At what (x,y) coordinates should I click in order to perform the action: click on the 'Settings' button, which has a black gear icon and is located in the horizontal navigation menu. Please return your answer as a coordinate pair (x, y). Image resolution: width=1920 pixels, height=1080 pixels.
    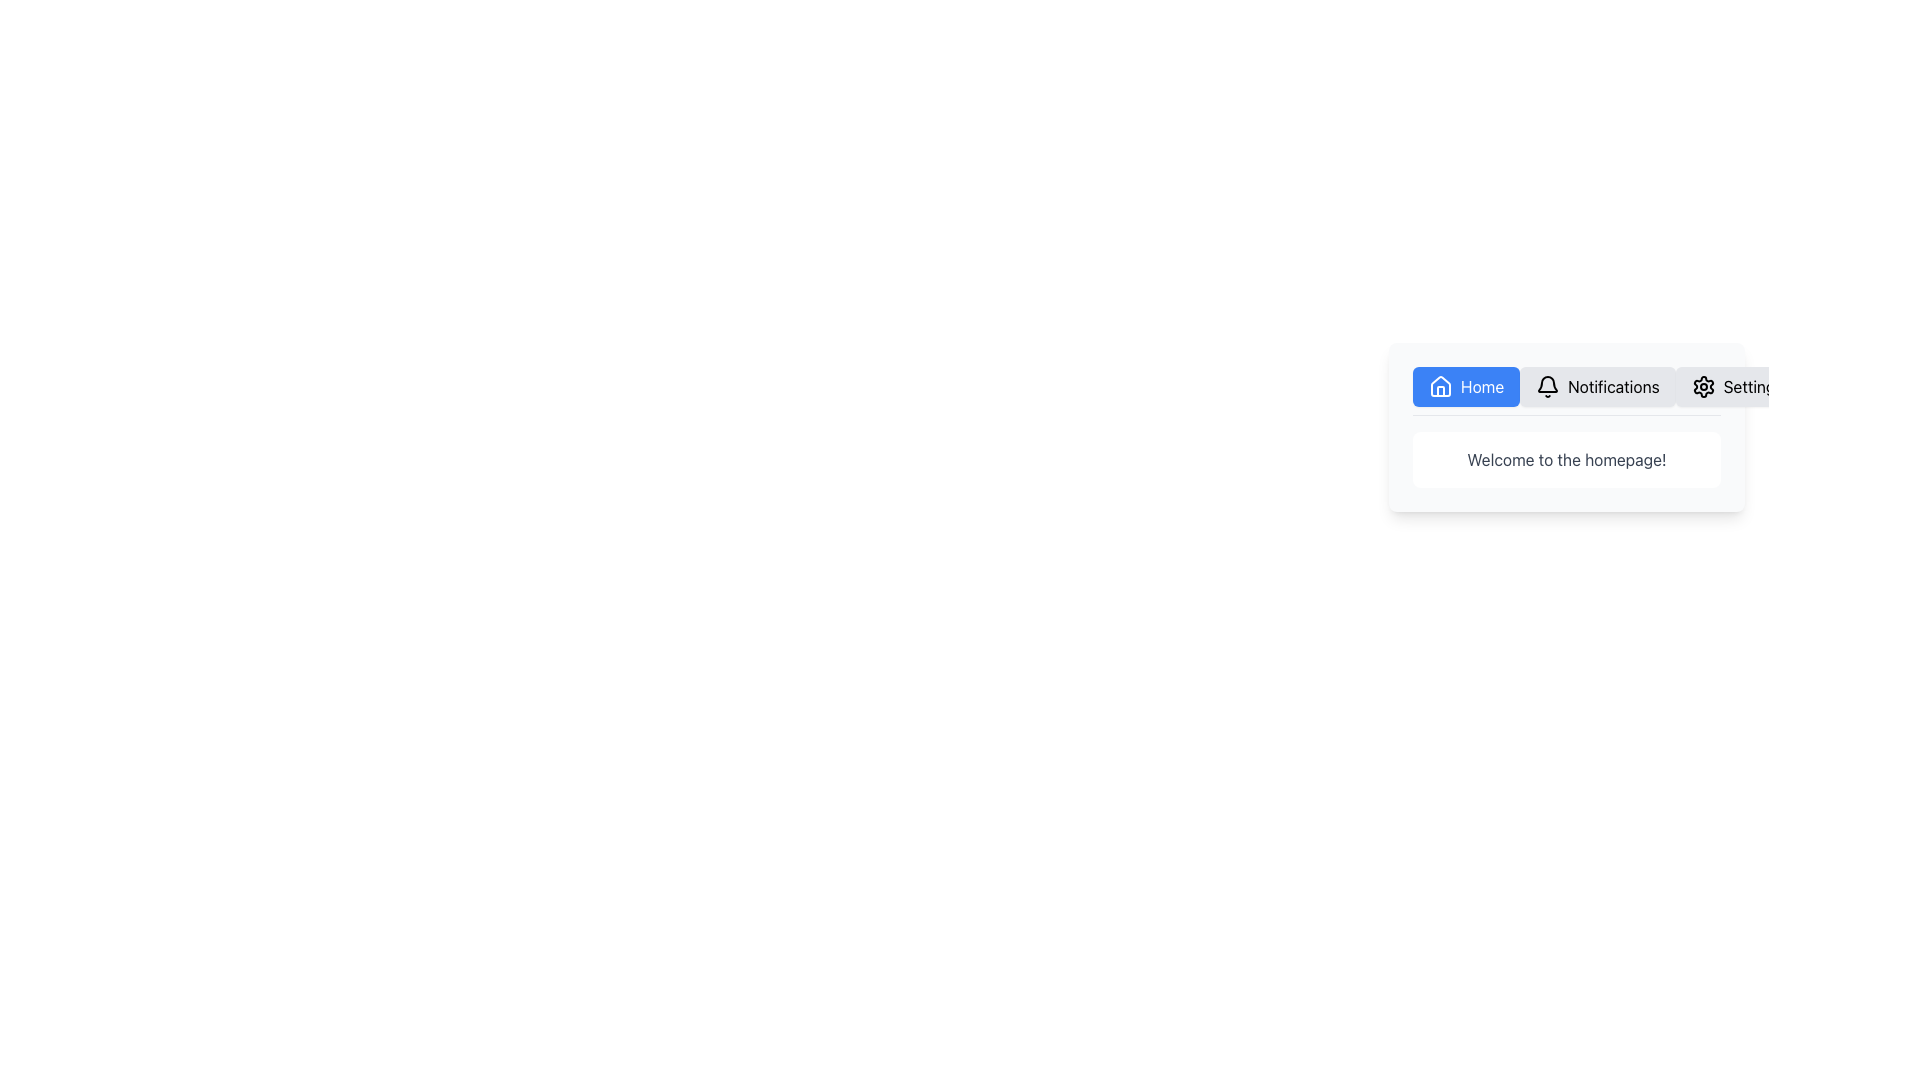
    Looking at the image, I should click on (1736, 386).